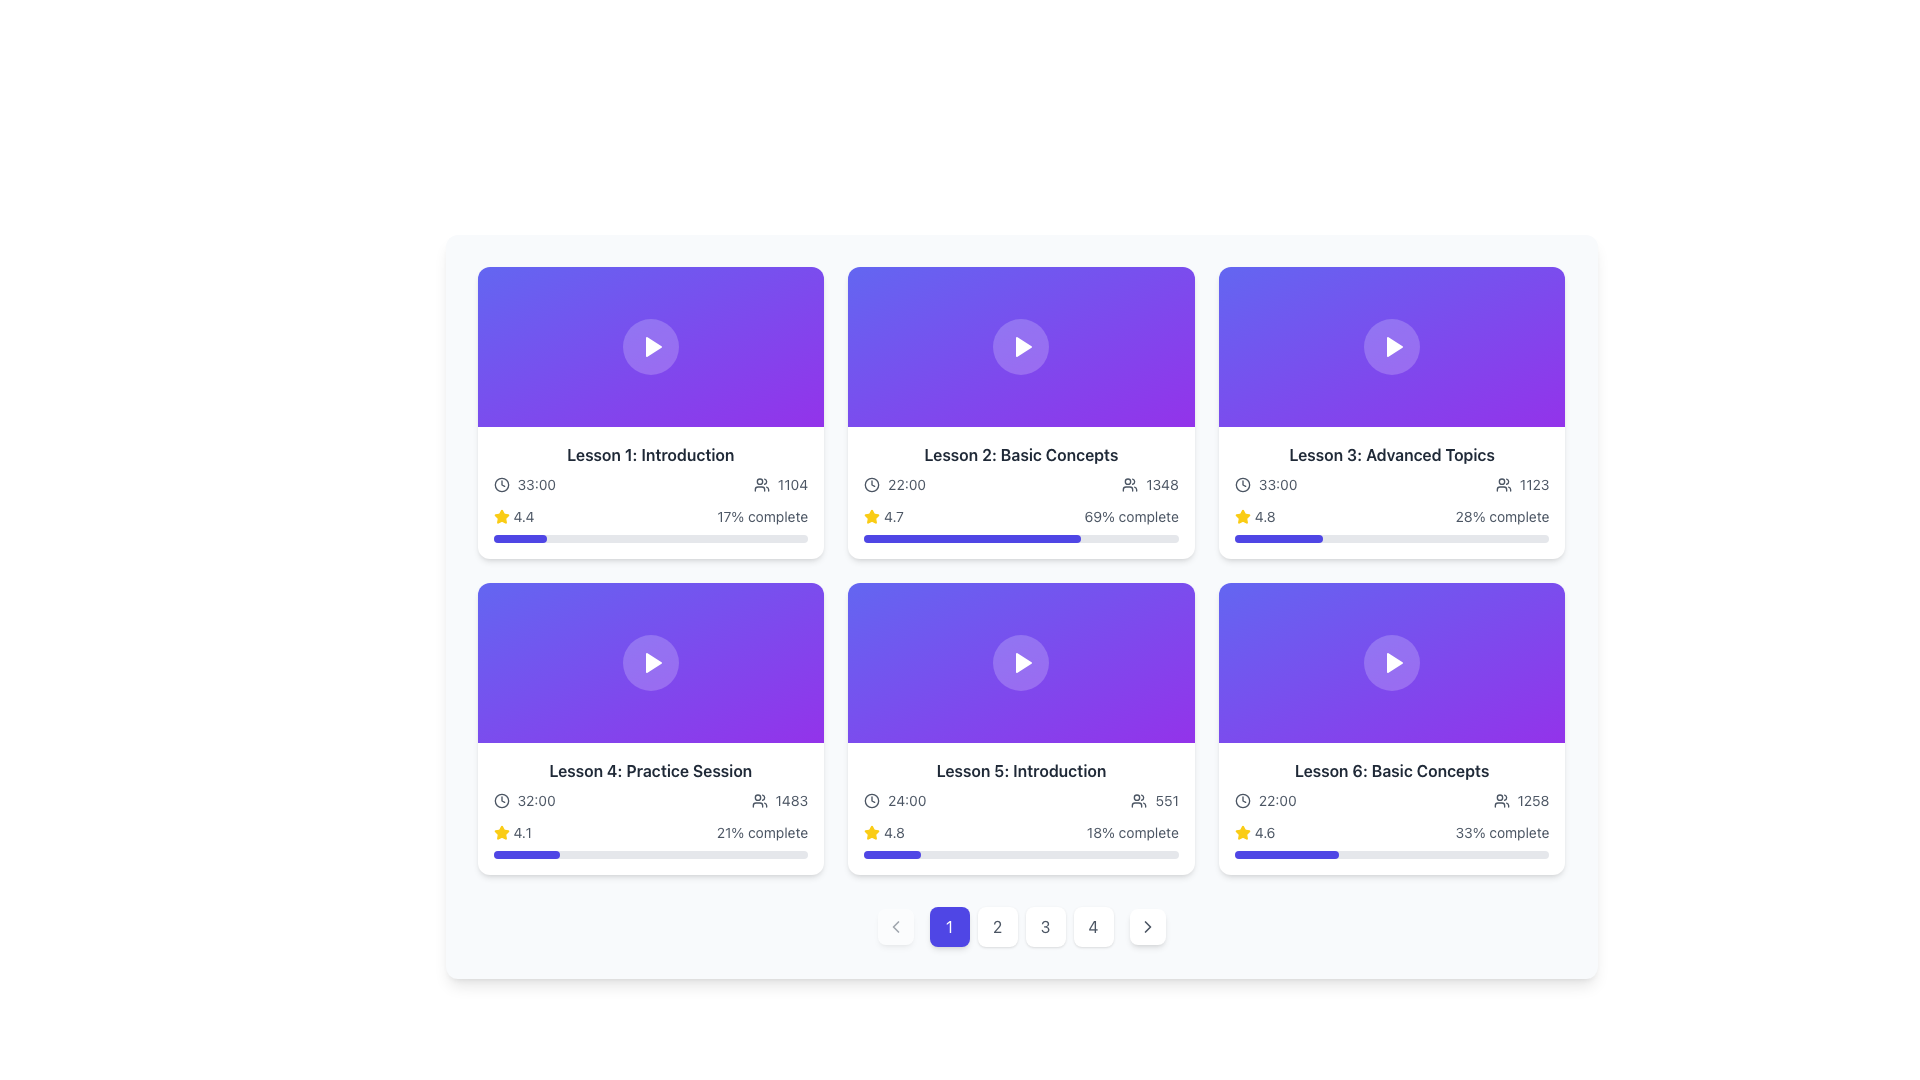 This screenshot has width=1920, height=1080. Describe the element at coordinates (1277, 538) in the screenshot. I see `the progress bar located in the bottom section of the third card in the top row of a grid layout, which visually indicates the completion level of a task` at that location.